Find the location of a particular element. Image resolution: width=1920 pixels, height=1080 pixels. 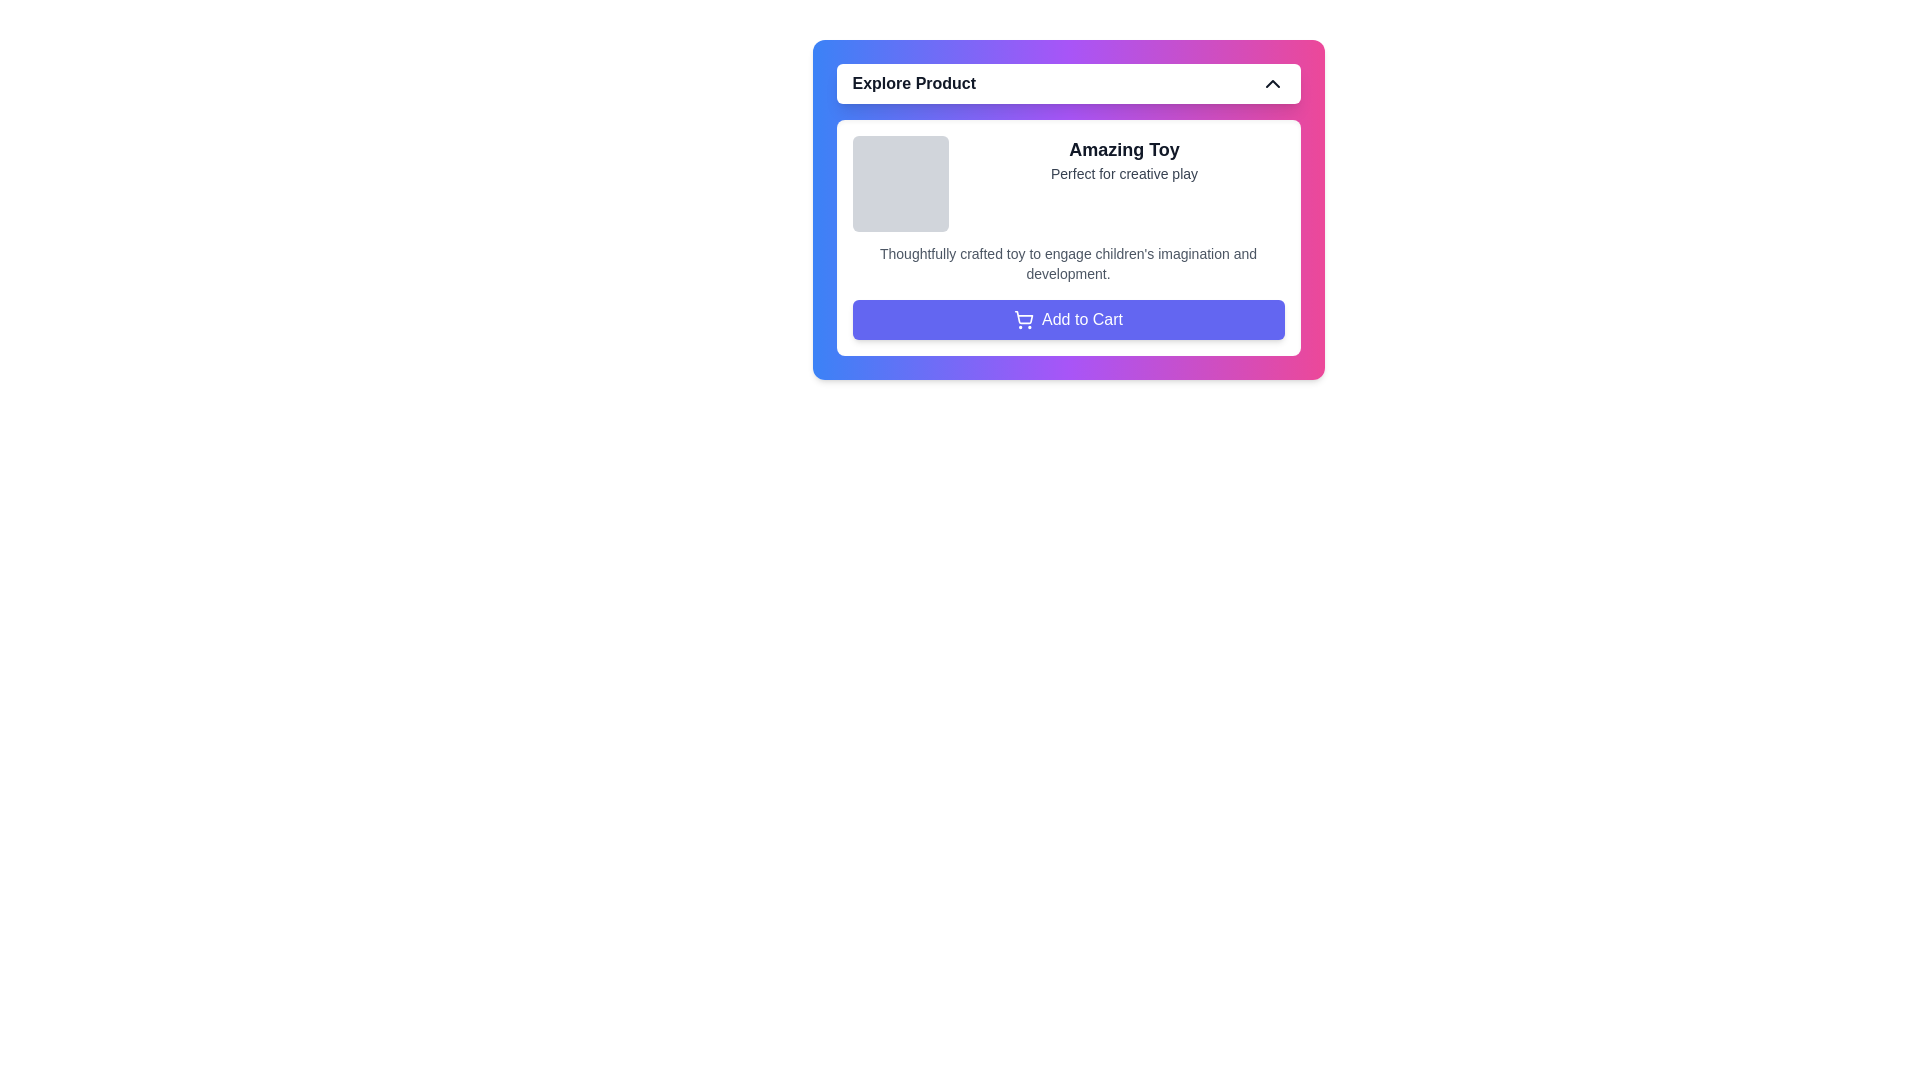

the downward-facing chevron icon on the right end of the 'Explore Product' button is located at coordinates (1271, 83).